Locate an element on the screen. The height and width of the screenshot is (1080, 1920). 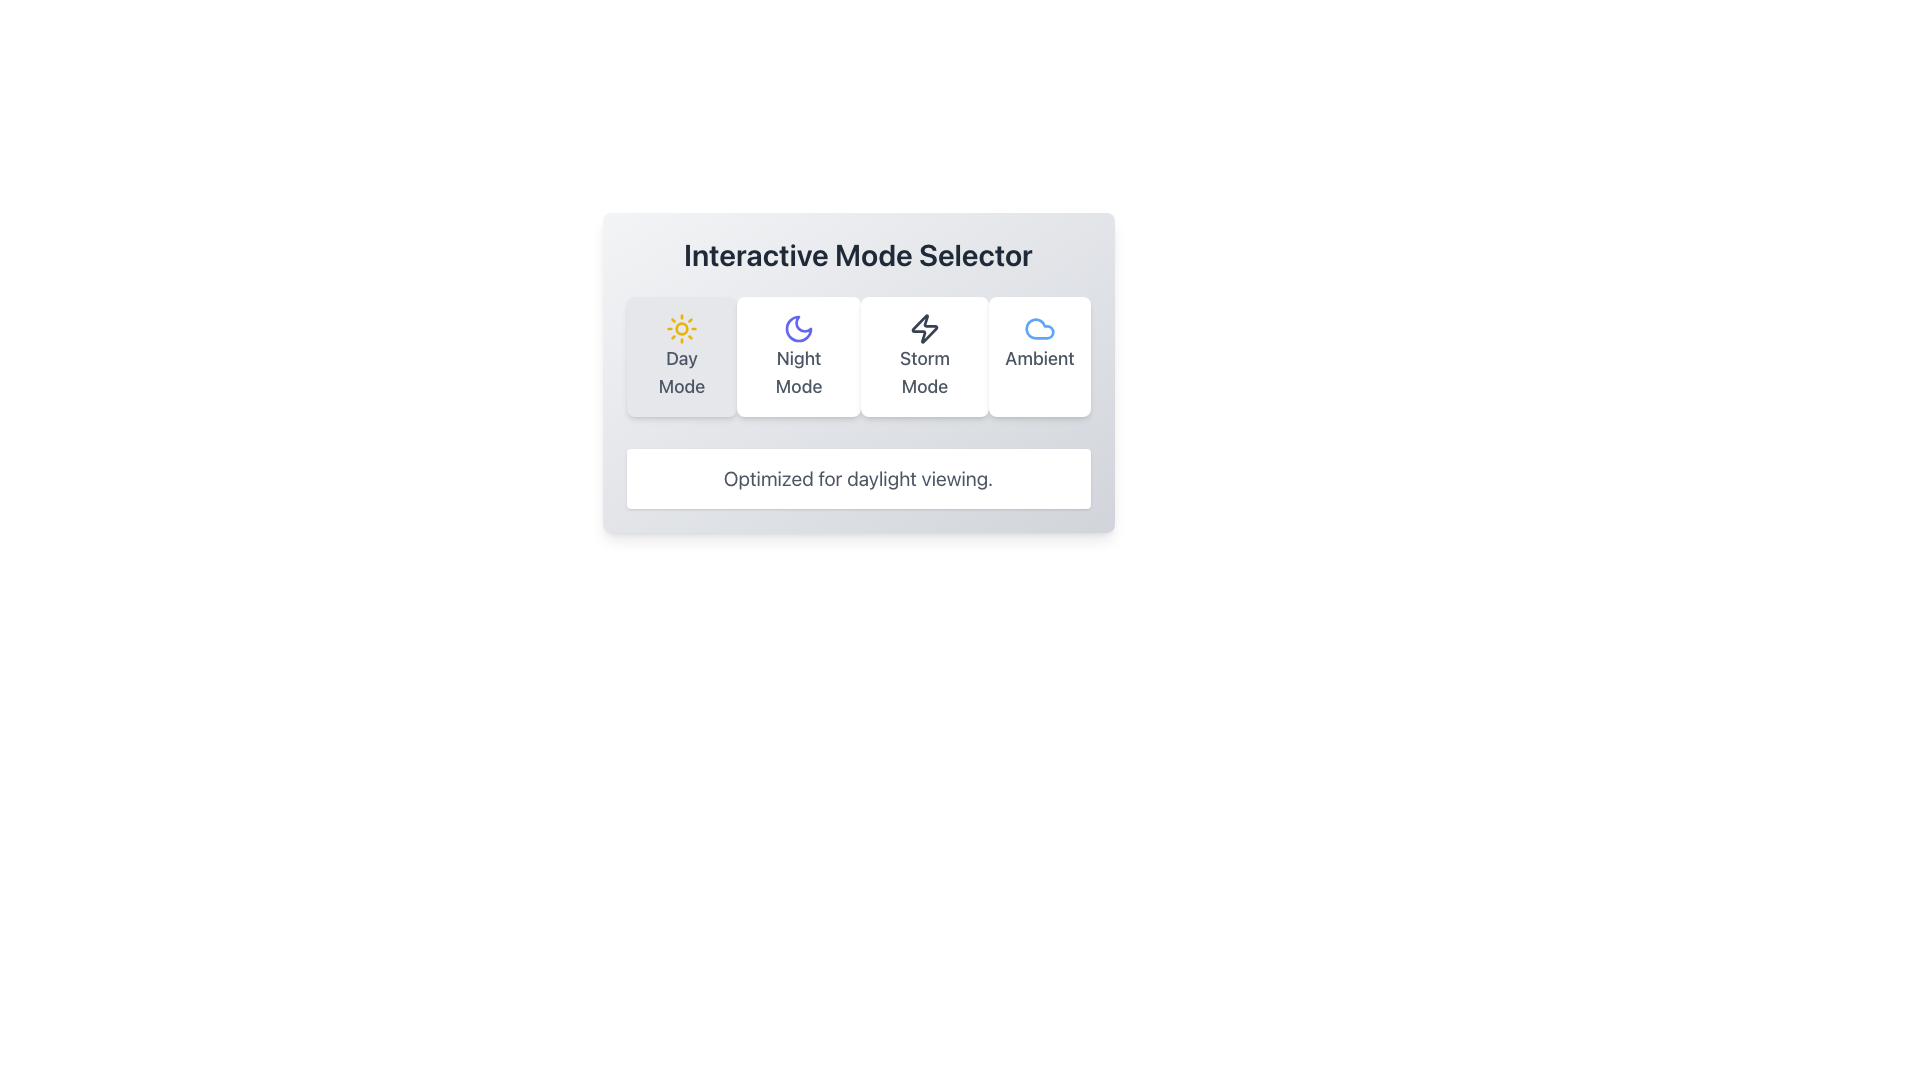
the crescent moon icon in vivid indigo color, located under the 'Night Mode' label is located at coordinates (798, 327).